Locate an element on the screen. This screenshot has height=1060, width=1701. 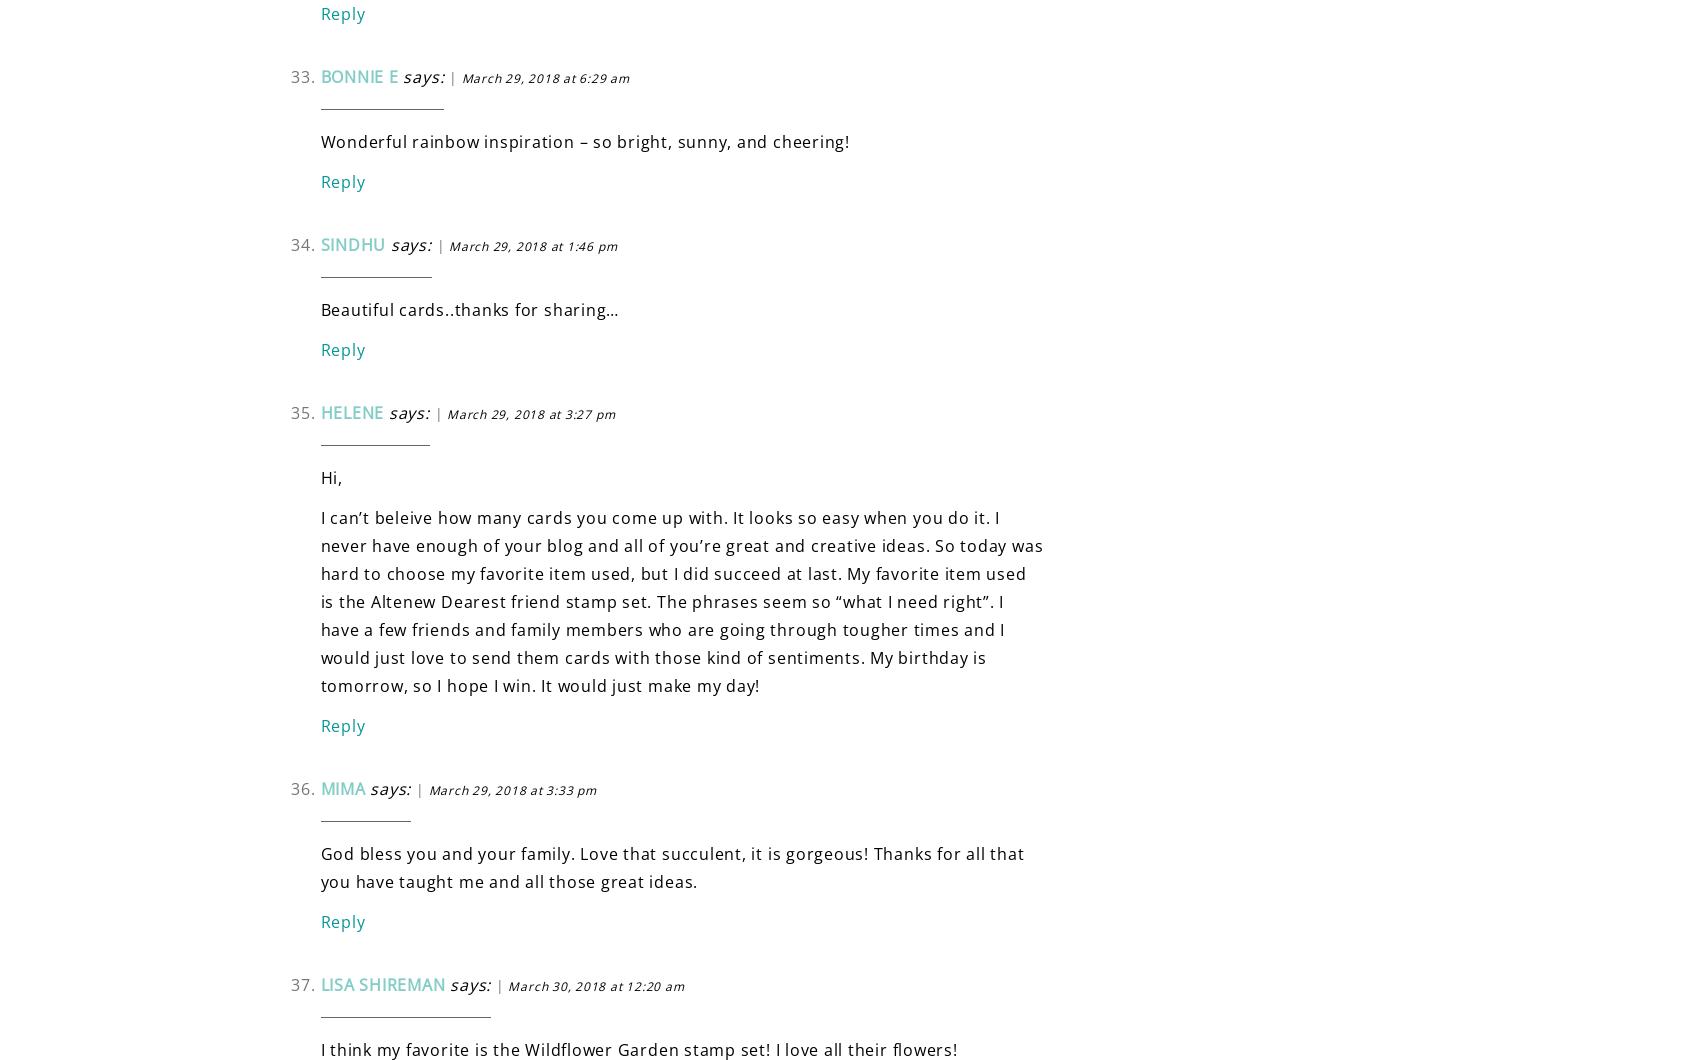
'Helene' is located at coordinates (351, 411).